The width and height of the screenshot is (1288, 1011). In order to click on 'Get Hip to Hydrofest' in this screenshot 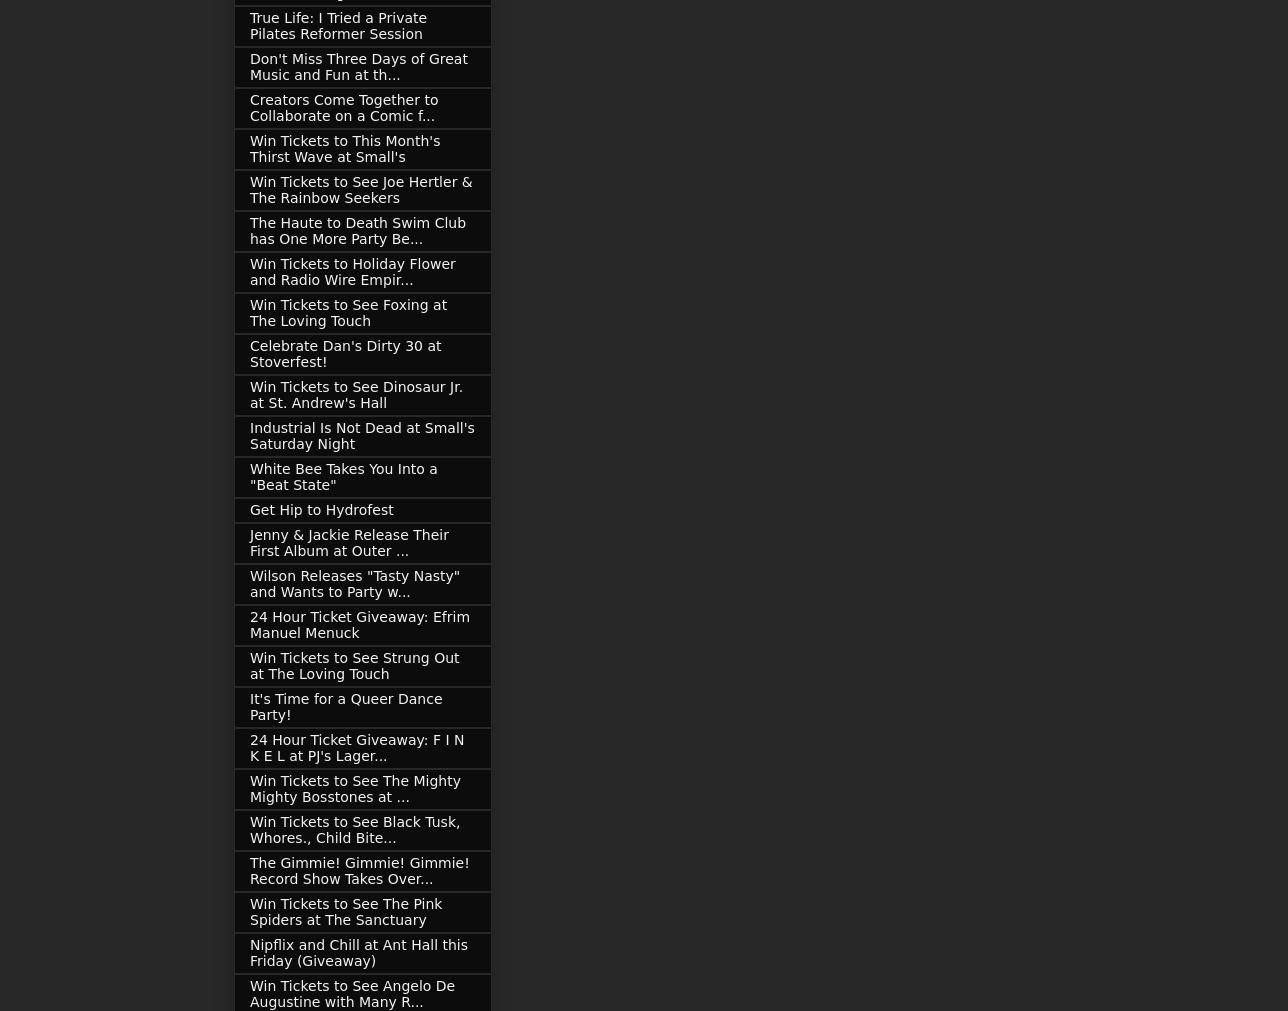, I will do `click(321, 510)`.